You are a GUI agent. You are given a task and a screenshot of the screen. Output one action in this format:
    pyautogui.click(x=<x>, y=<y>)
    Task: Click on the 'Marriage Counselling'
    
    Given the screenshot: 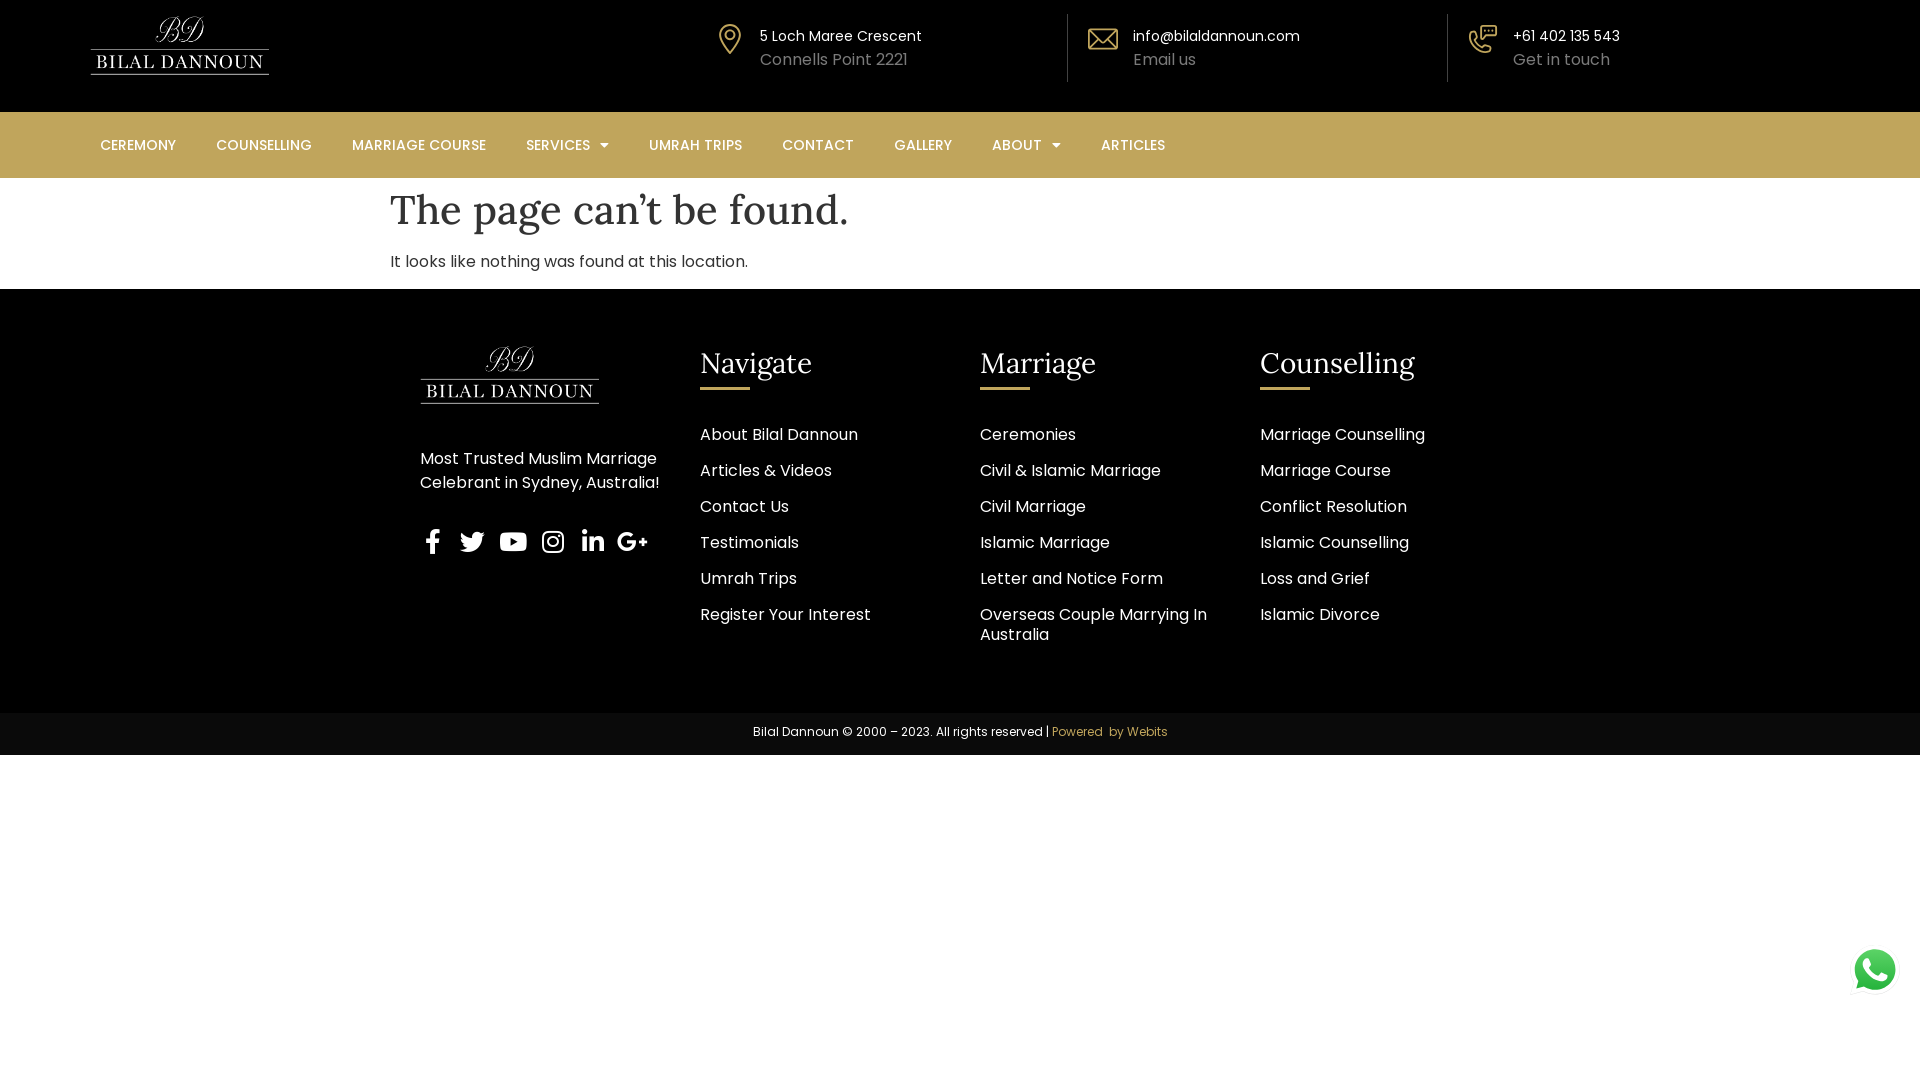 What is the action you would take?
    pyautogui.click(x=1379, y=434)
    